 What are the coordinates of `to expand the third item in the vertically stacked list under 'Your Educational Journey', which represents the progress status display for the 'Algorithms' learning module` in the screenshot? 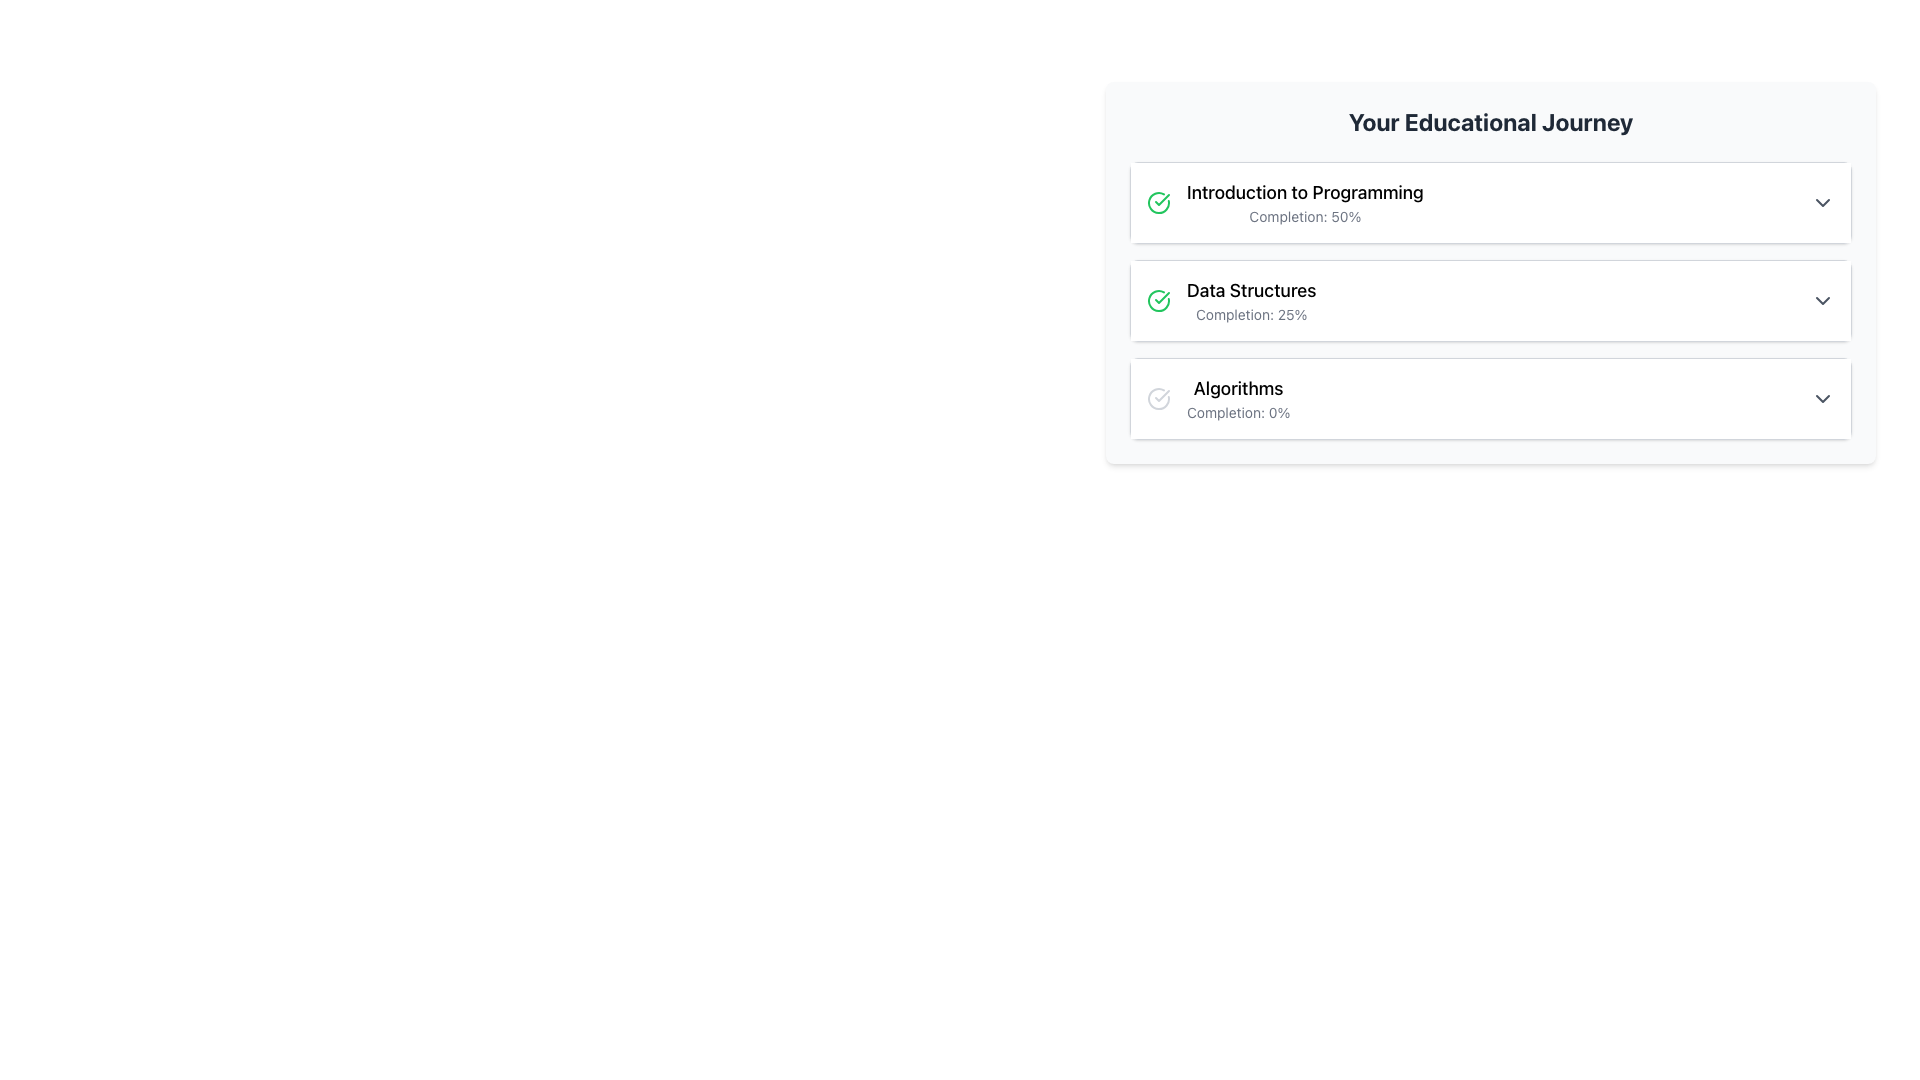 It's located at (1491, 398).